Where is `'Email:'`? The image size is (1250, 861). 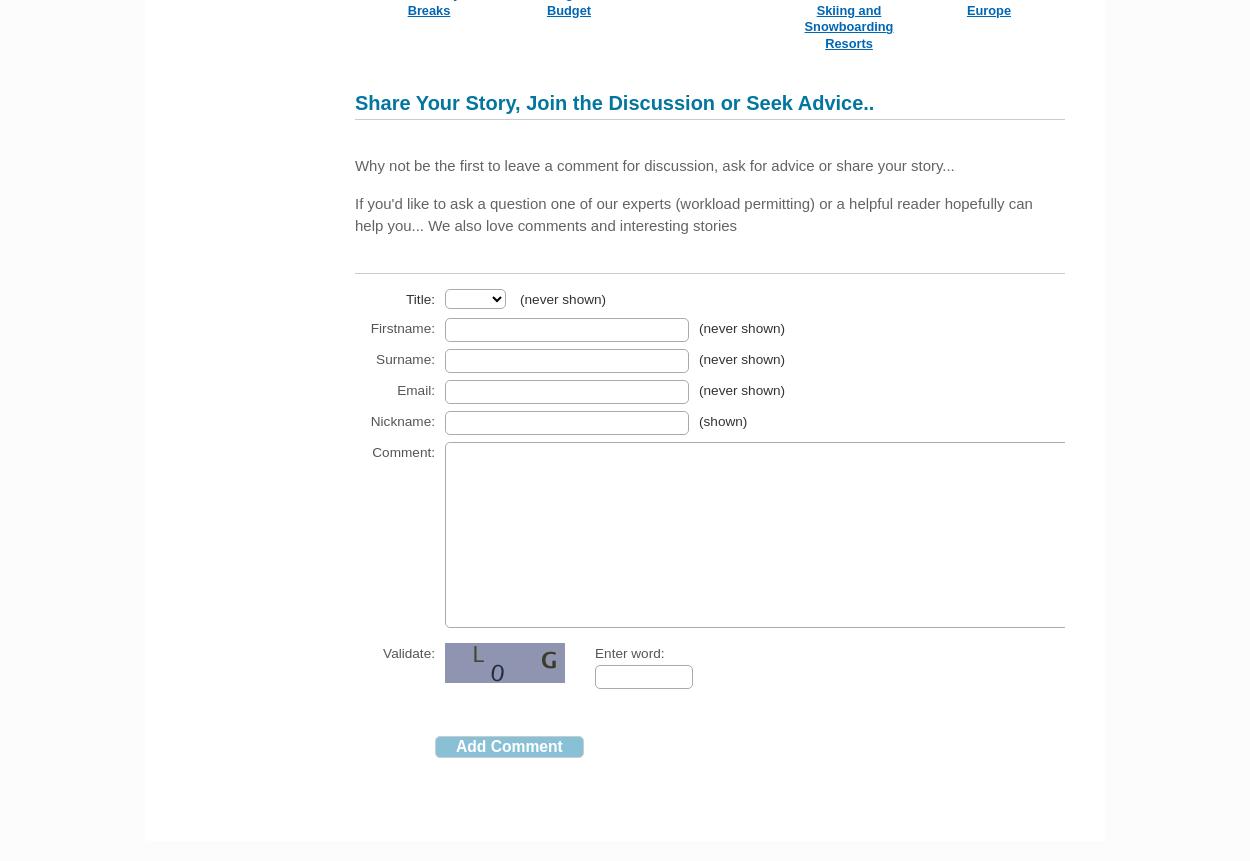
'Email:' is located at coordinates (416, 389).